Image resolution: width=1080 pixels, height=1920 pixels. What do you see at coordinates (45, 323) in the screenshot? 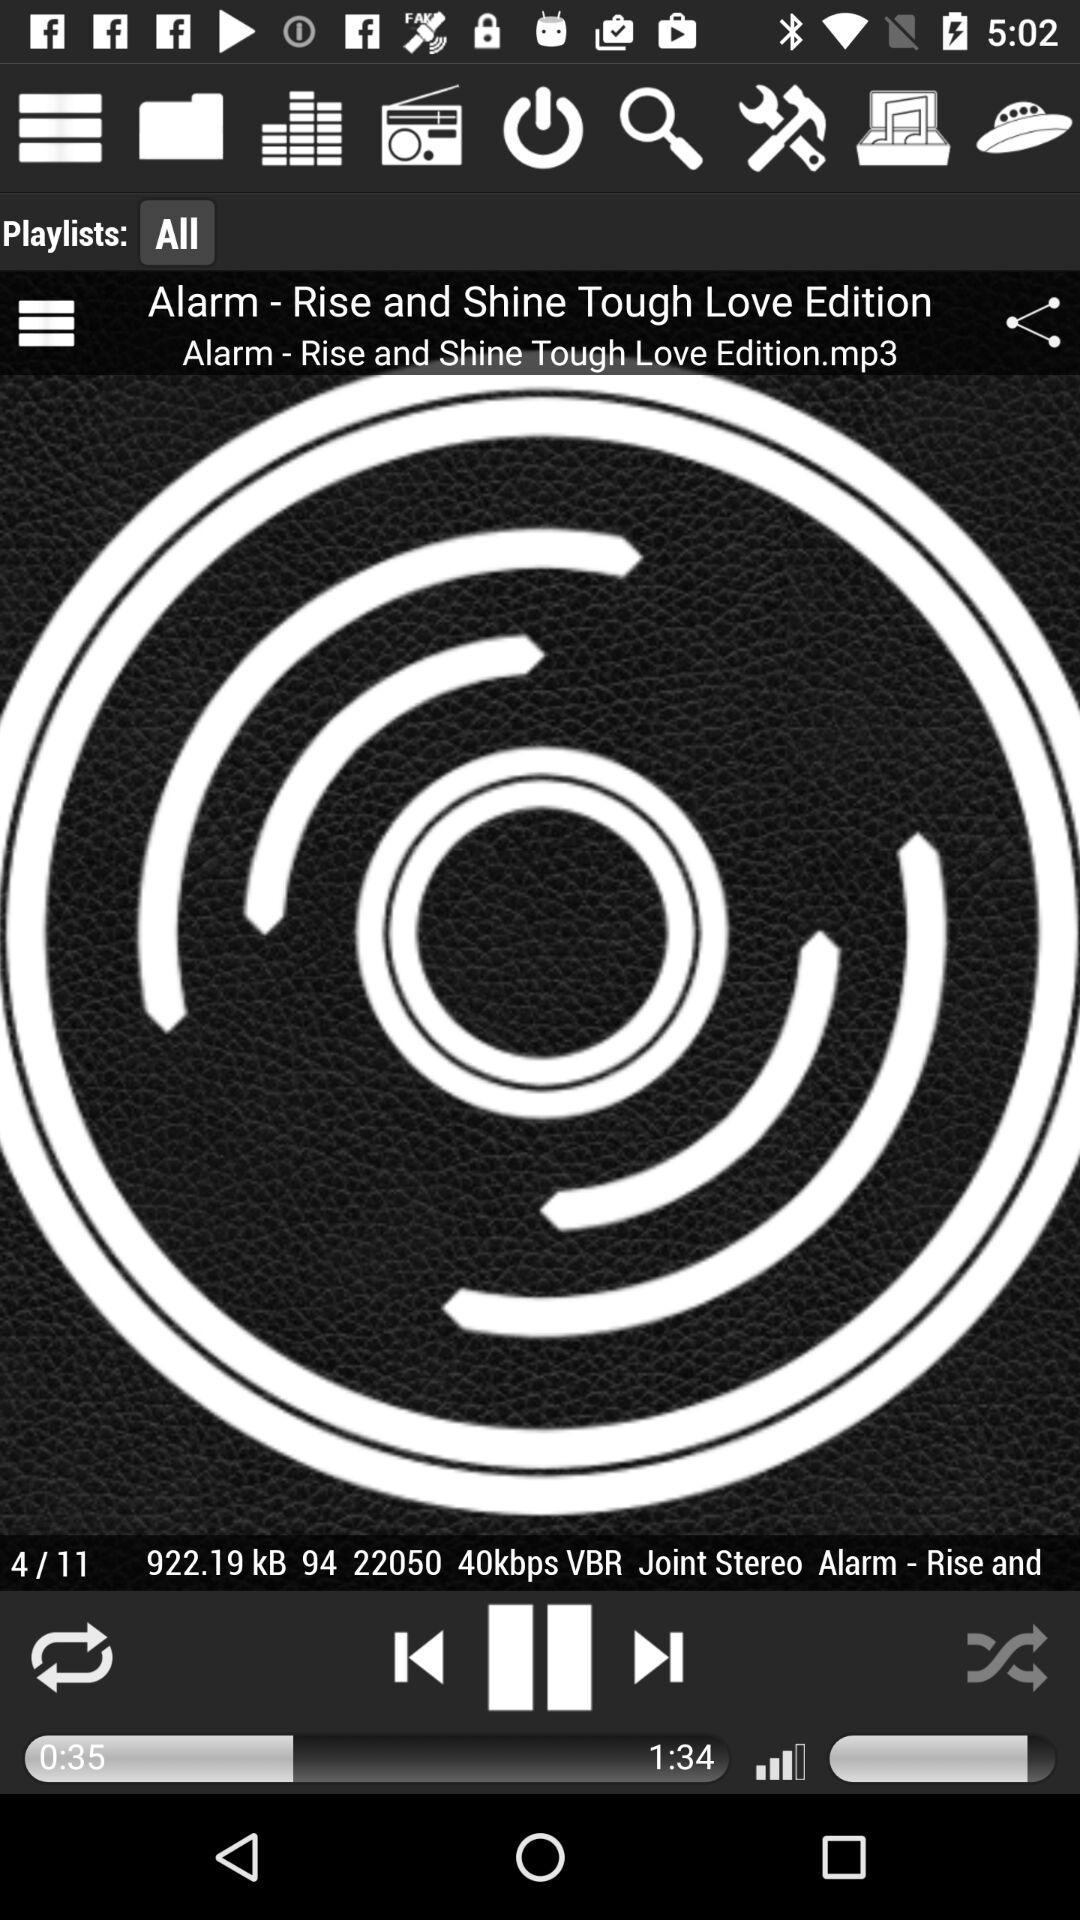
I see `the icon to the left of the alarm rise and icon` at bounding box center [45, 323].